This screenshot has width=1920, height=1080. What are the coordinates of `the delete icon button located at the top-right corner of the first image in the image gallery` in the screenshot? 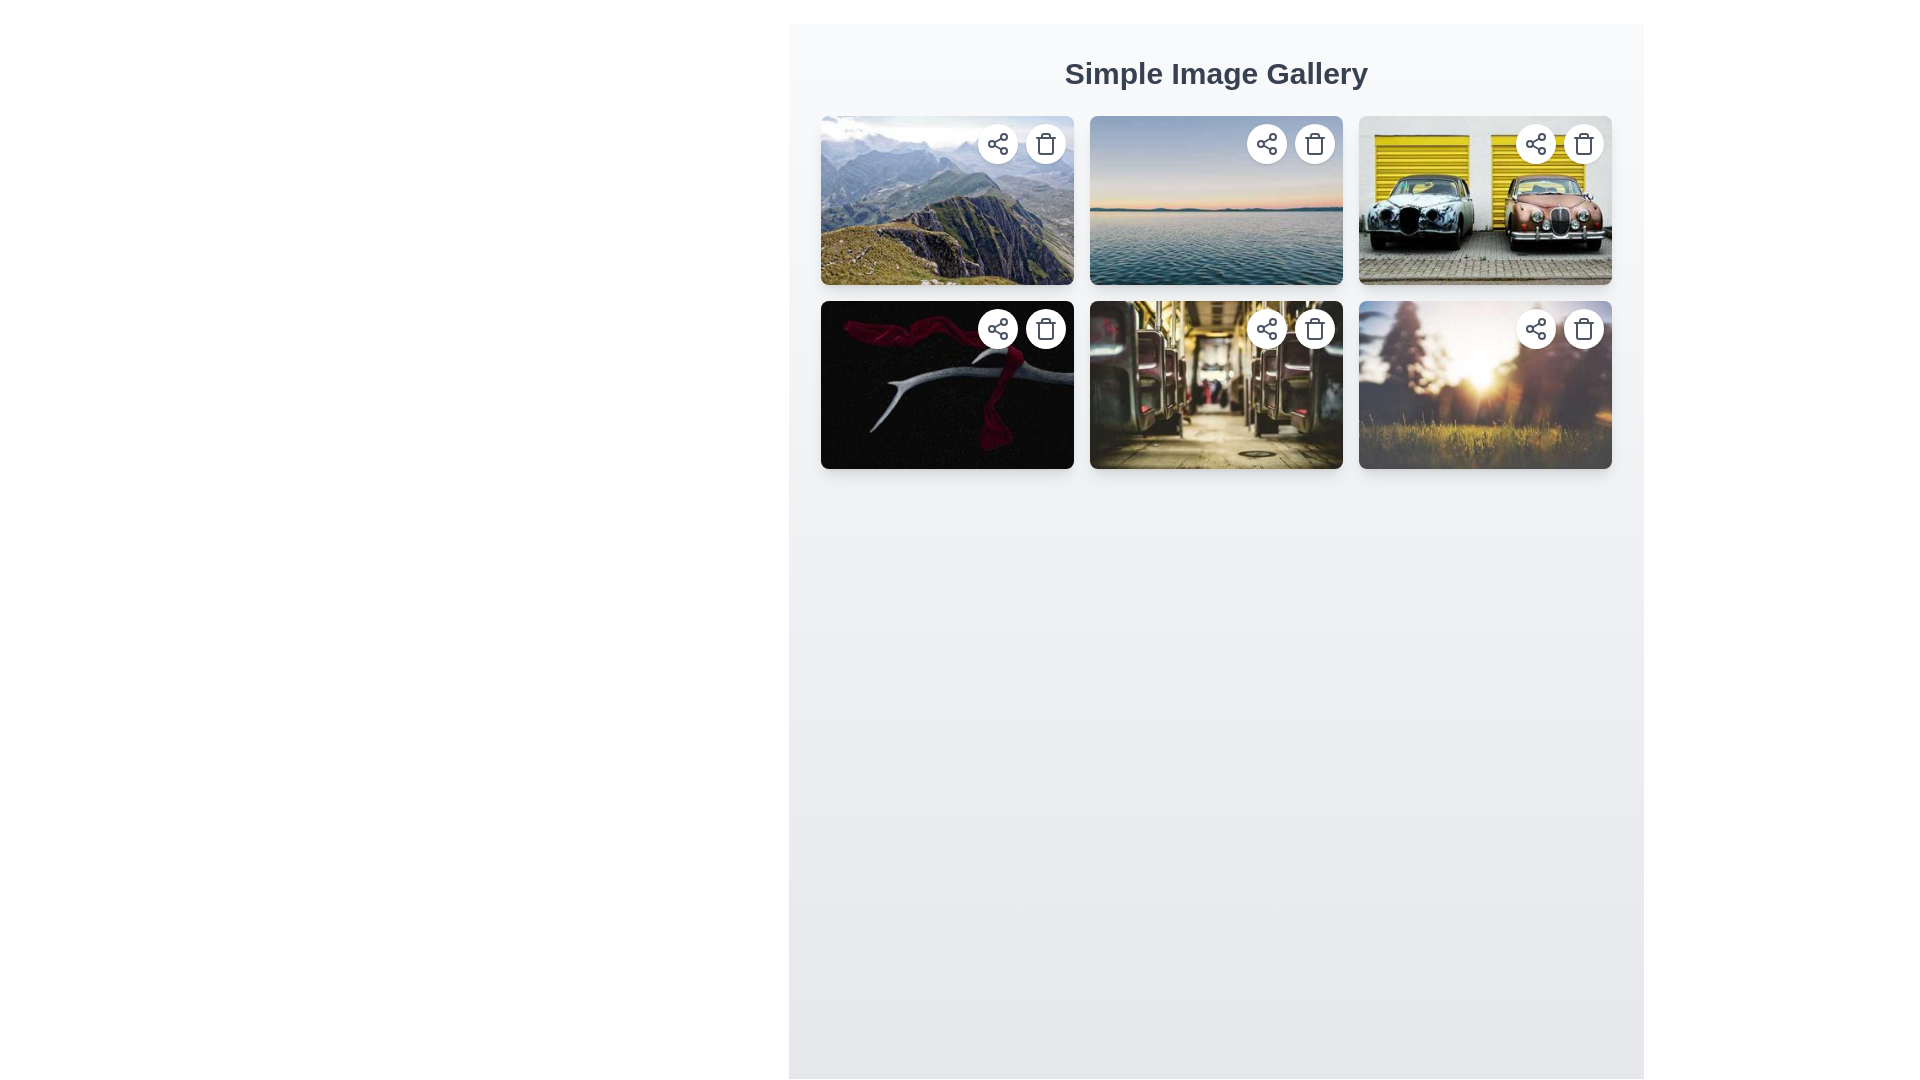 It's located at (1045, 142).